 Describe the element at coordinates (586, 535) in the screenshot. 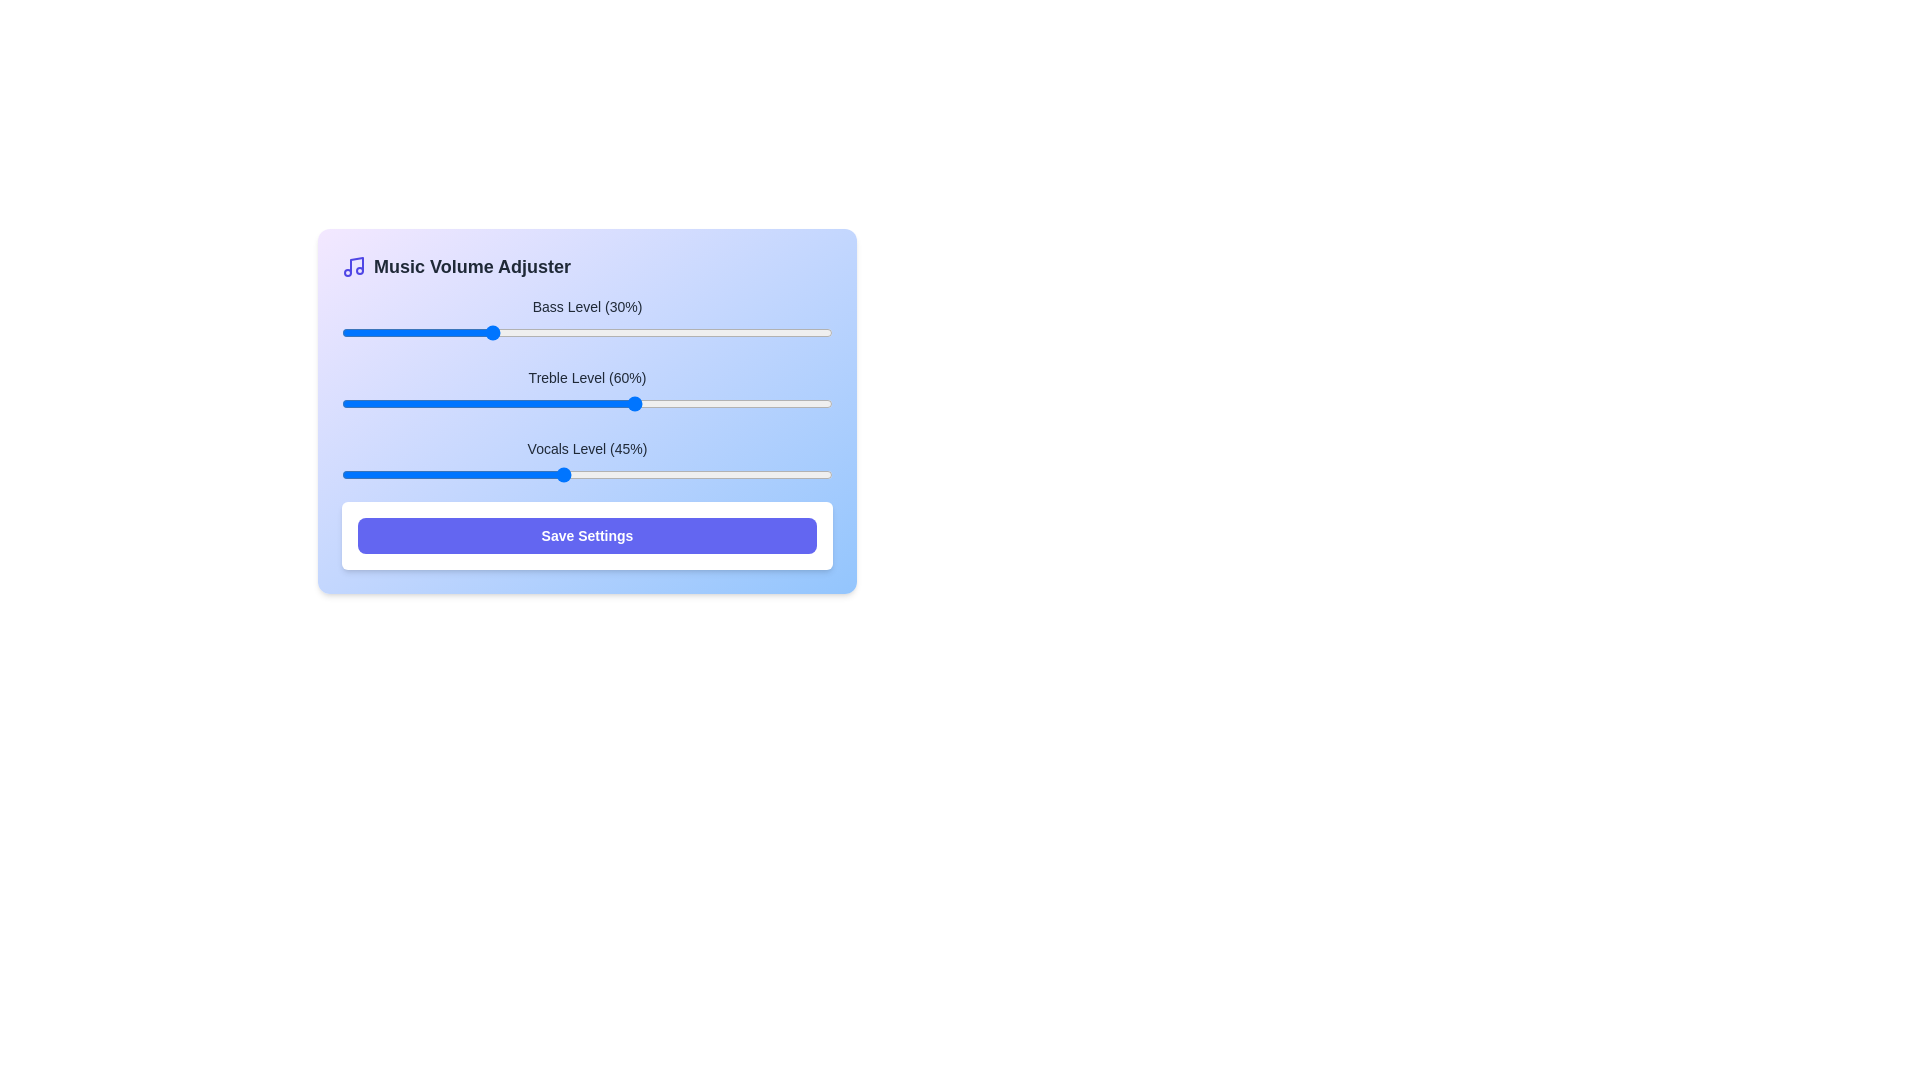

I see `the save button located near the bottom center of the interface to activate the hover effect` at that location.